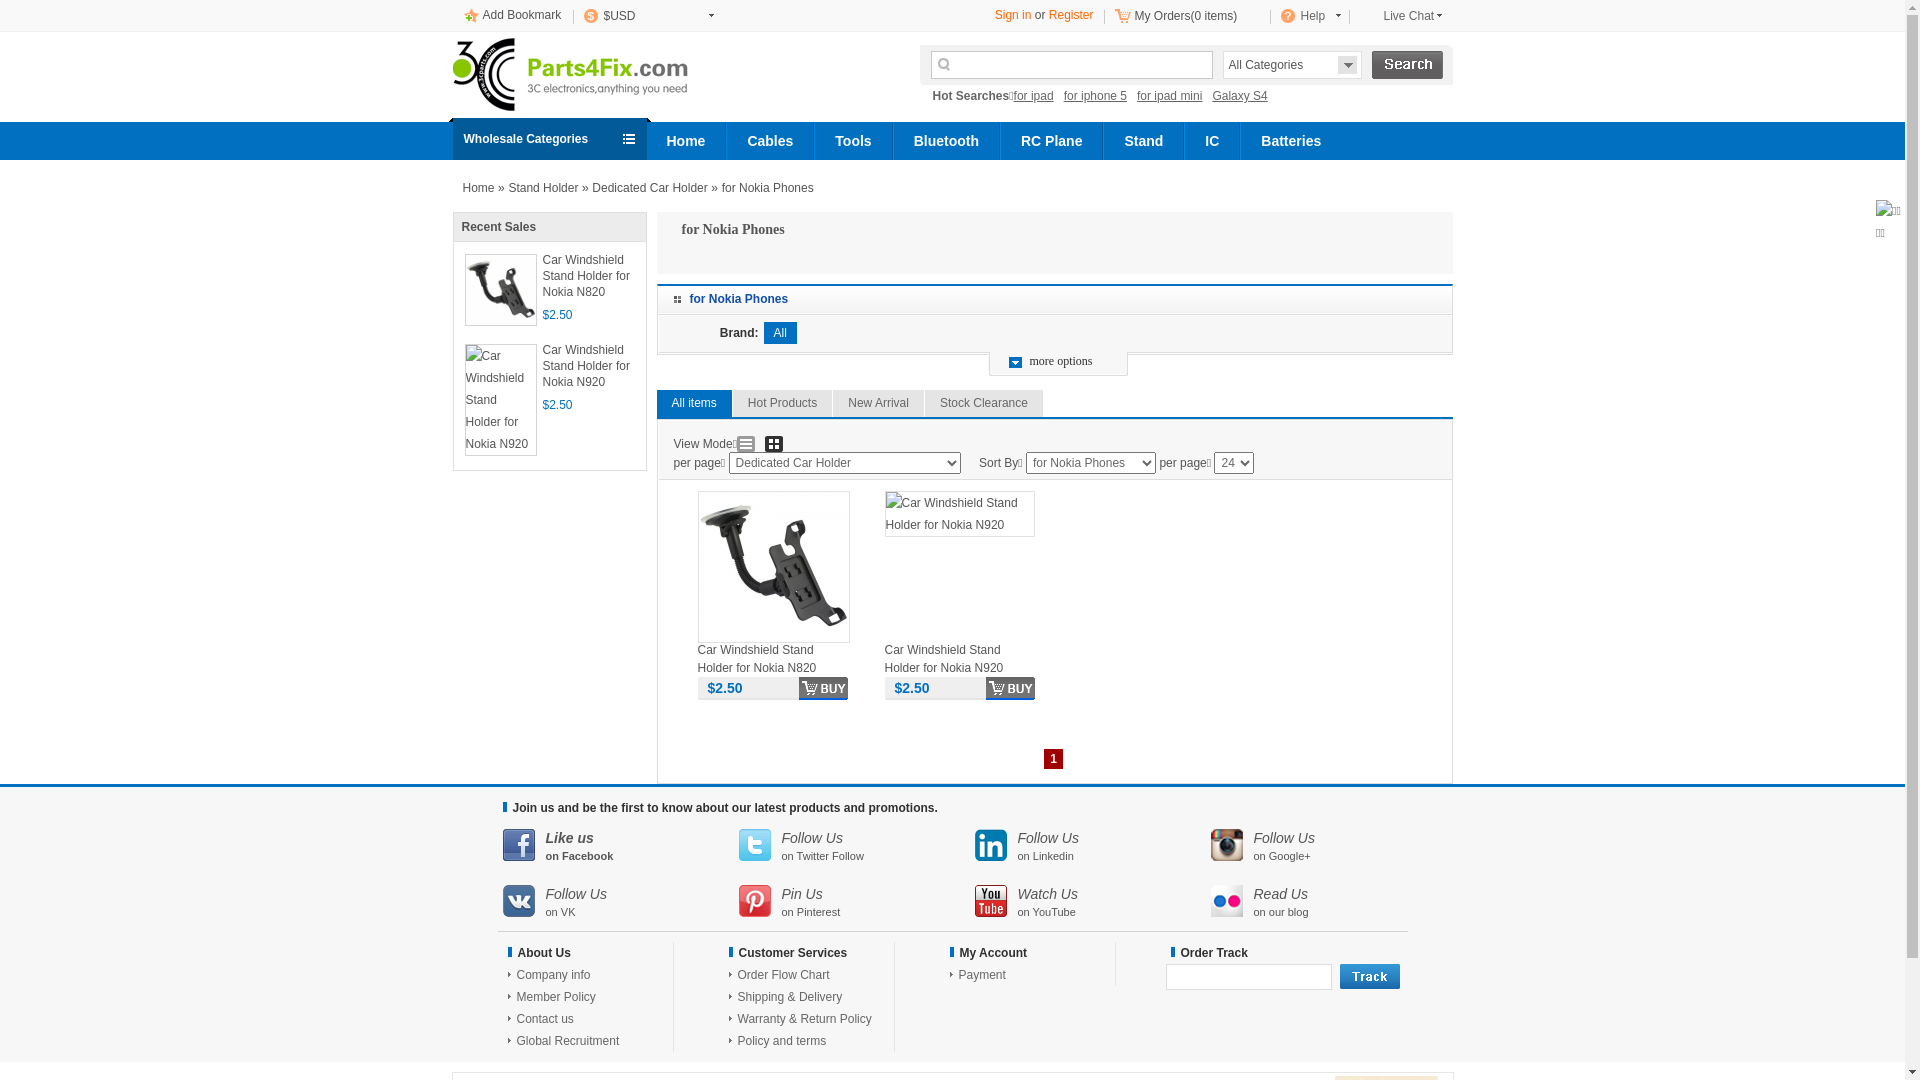 The width and height of the screenshot is (1920, 1080). What do you see at coordinates (1368, 975) in the screenshot?
I see `'track'` at bounding box center [1368, 975].